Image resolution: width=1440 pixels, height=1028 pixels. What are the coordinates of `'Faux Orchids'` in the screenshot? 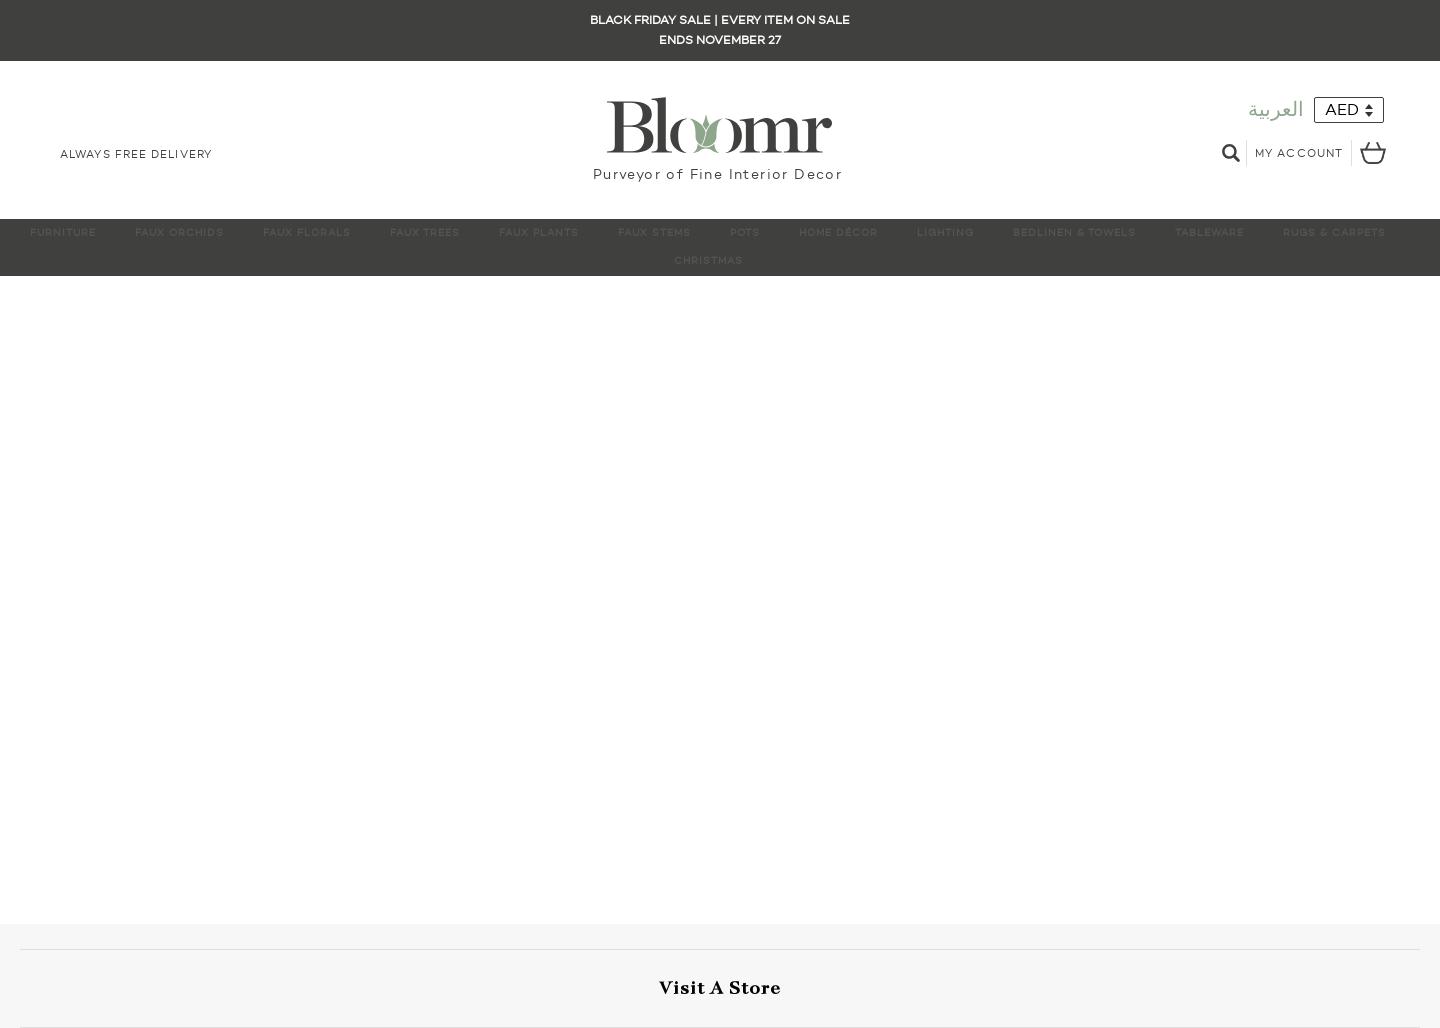 It's located at (178, 231).